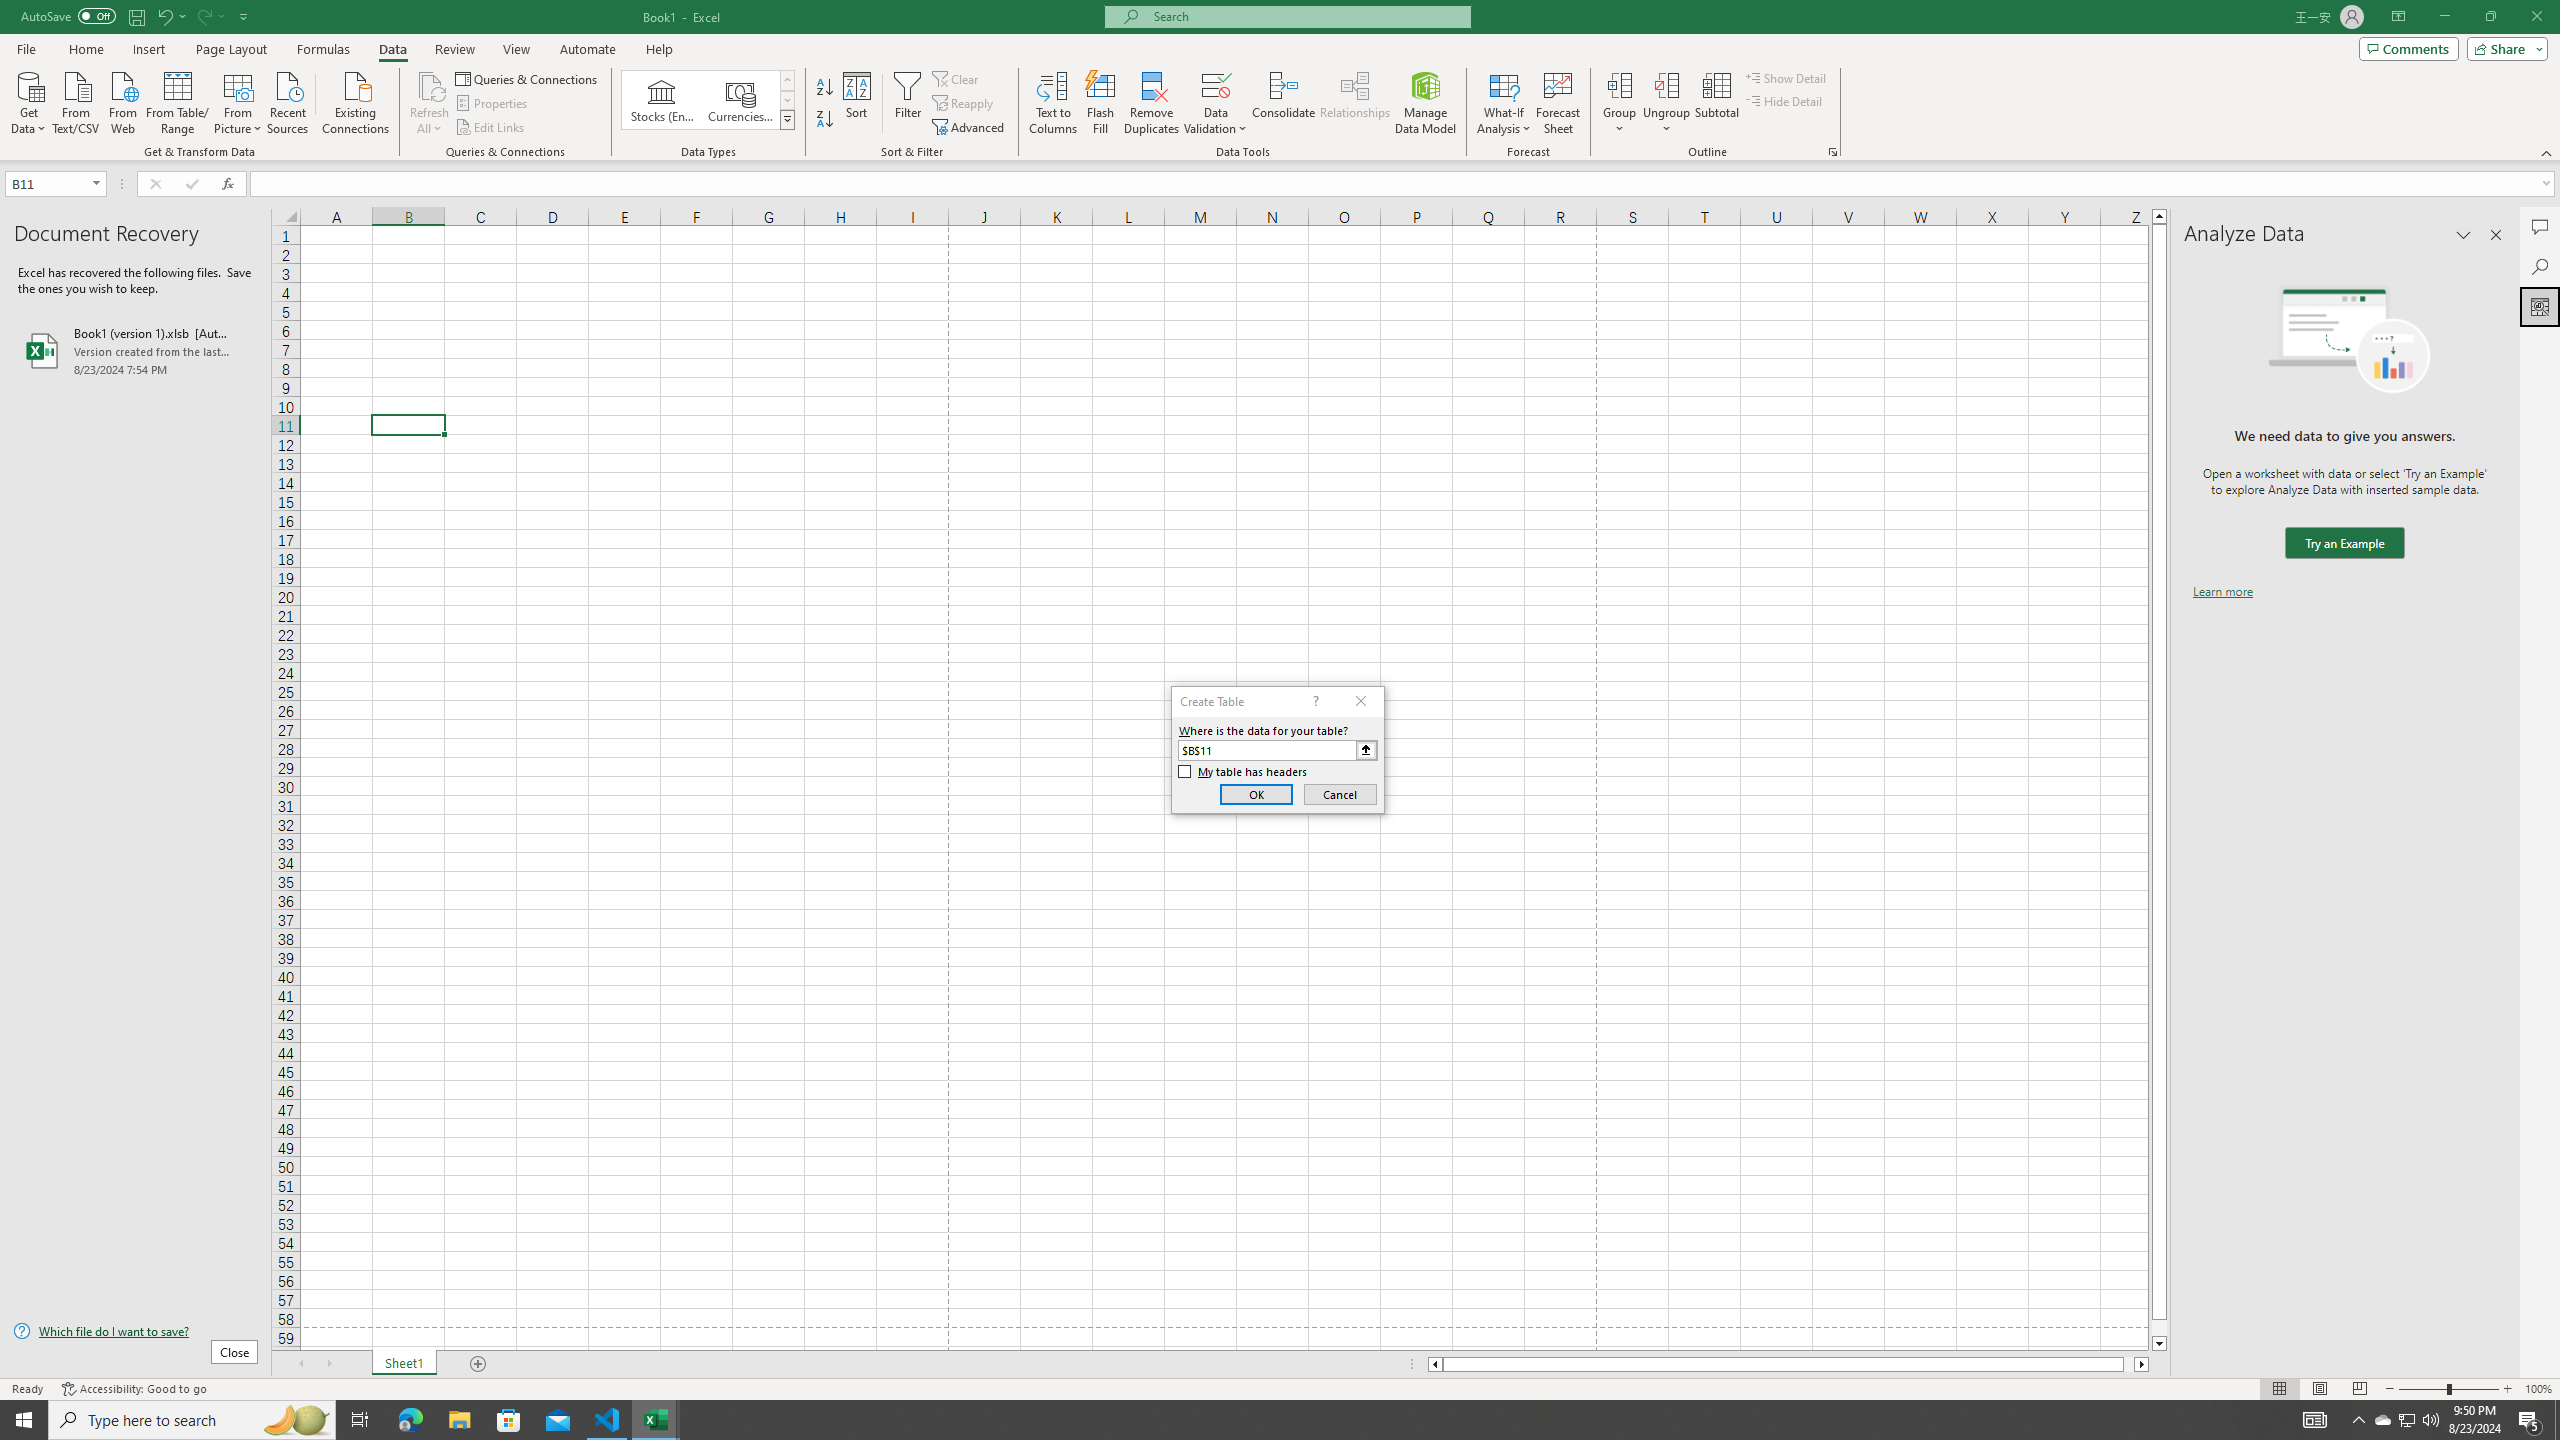  I want to click on 'Refresh All', so click(429, 103).